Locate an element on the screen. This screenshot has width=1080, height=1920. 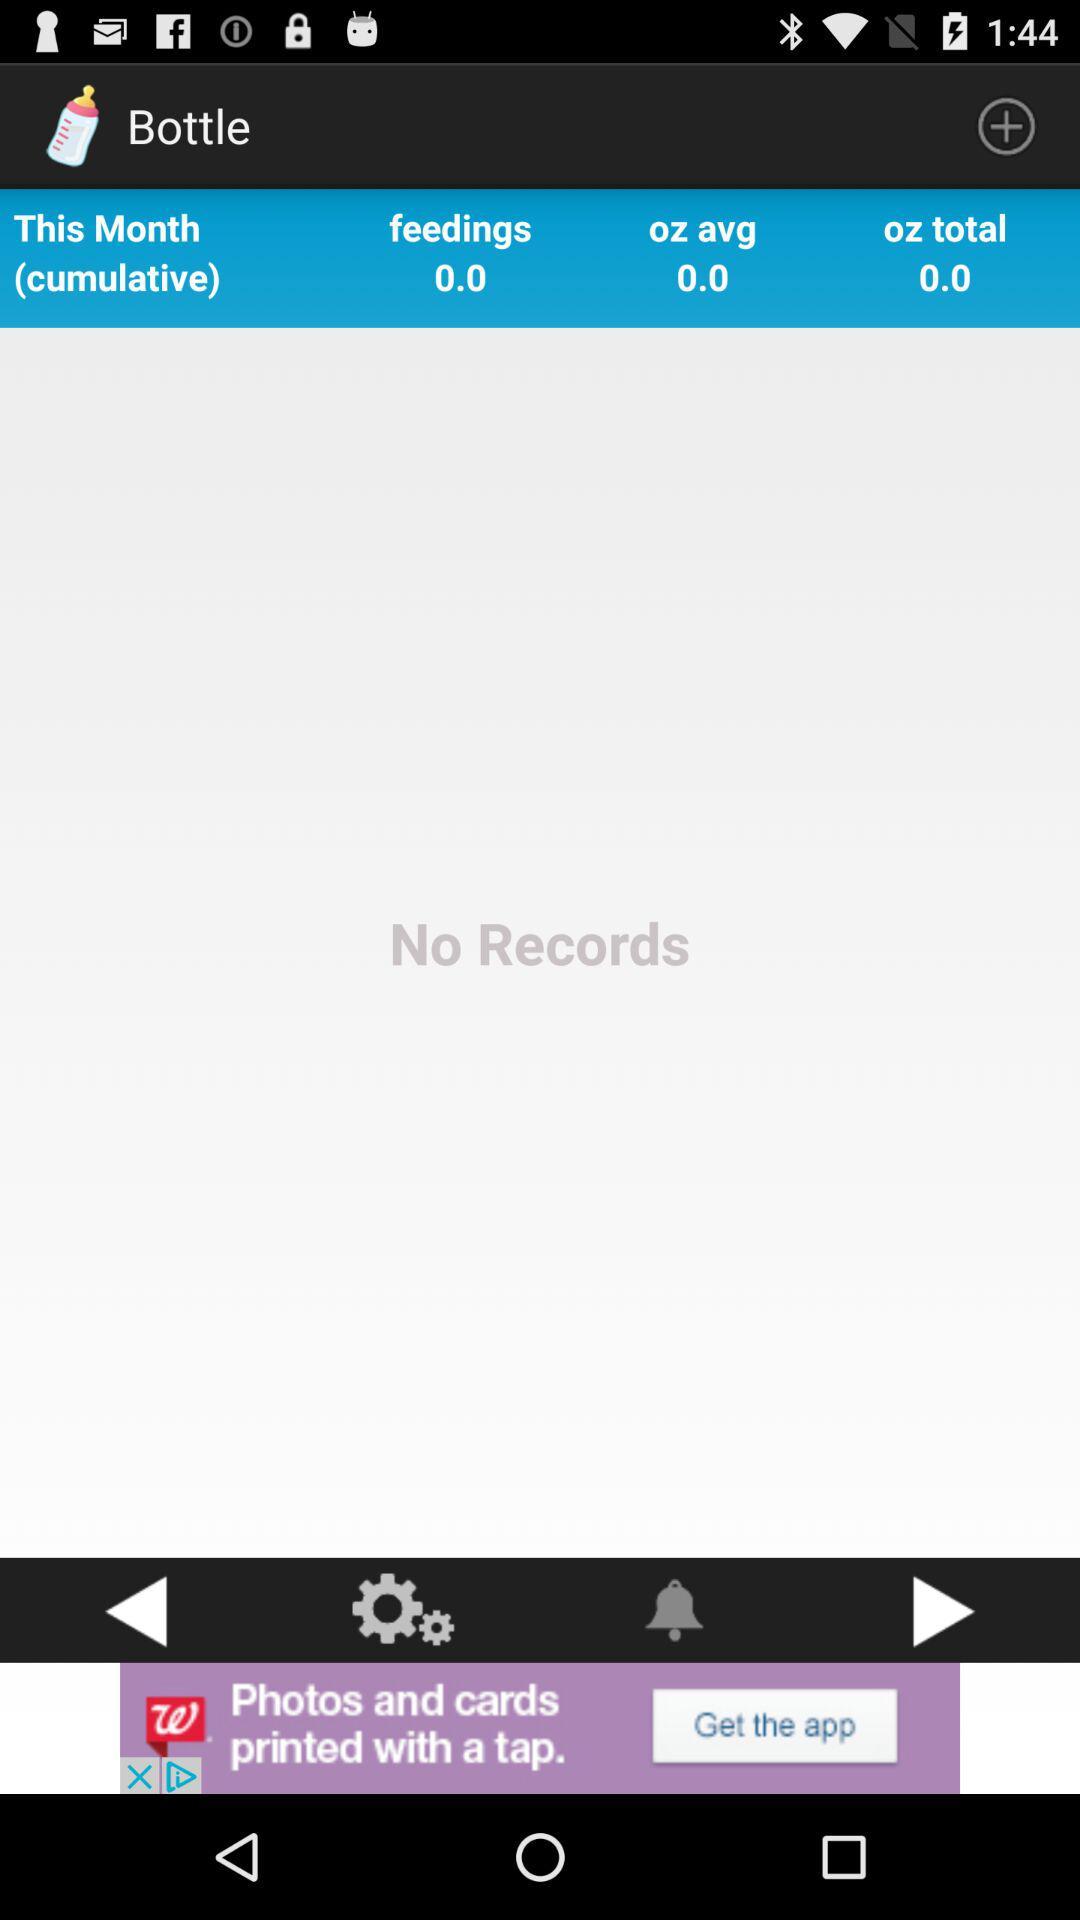
back is located at coordinates (135, 1610).